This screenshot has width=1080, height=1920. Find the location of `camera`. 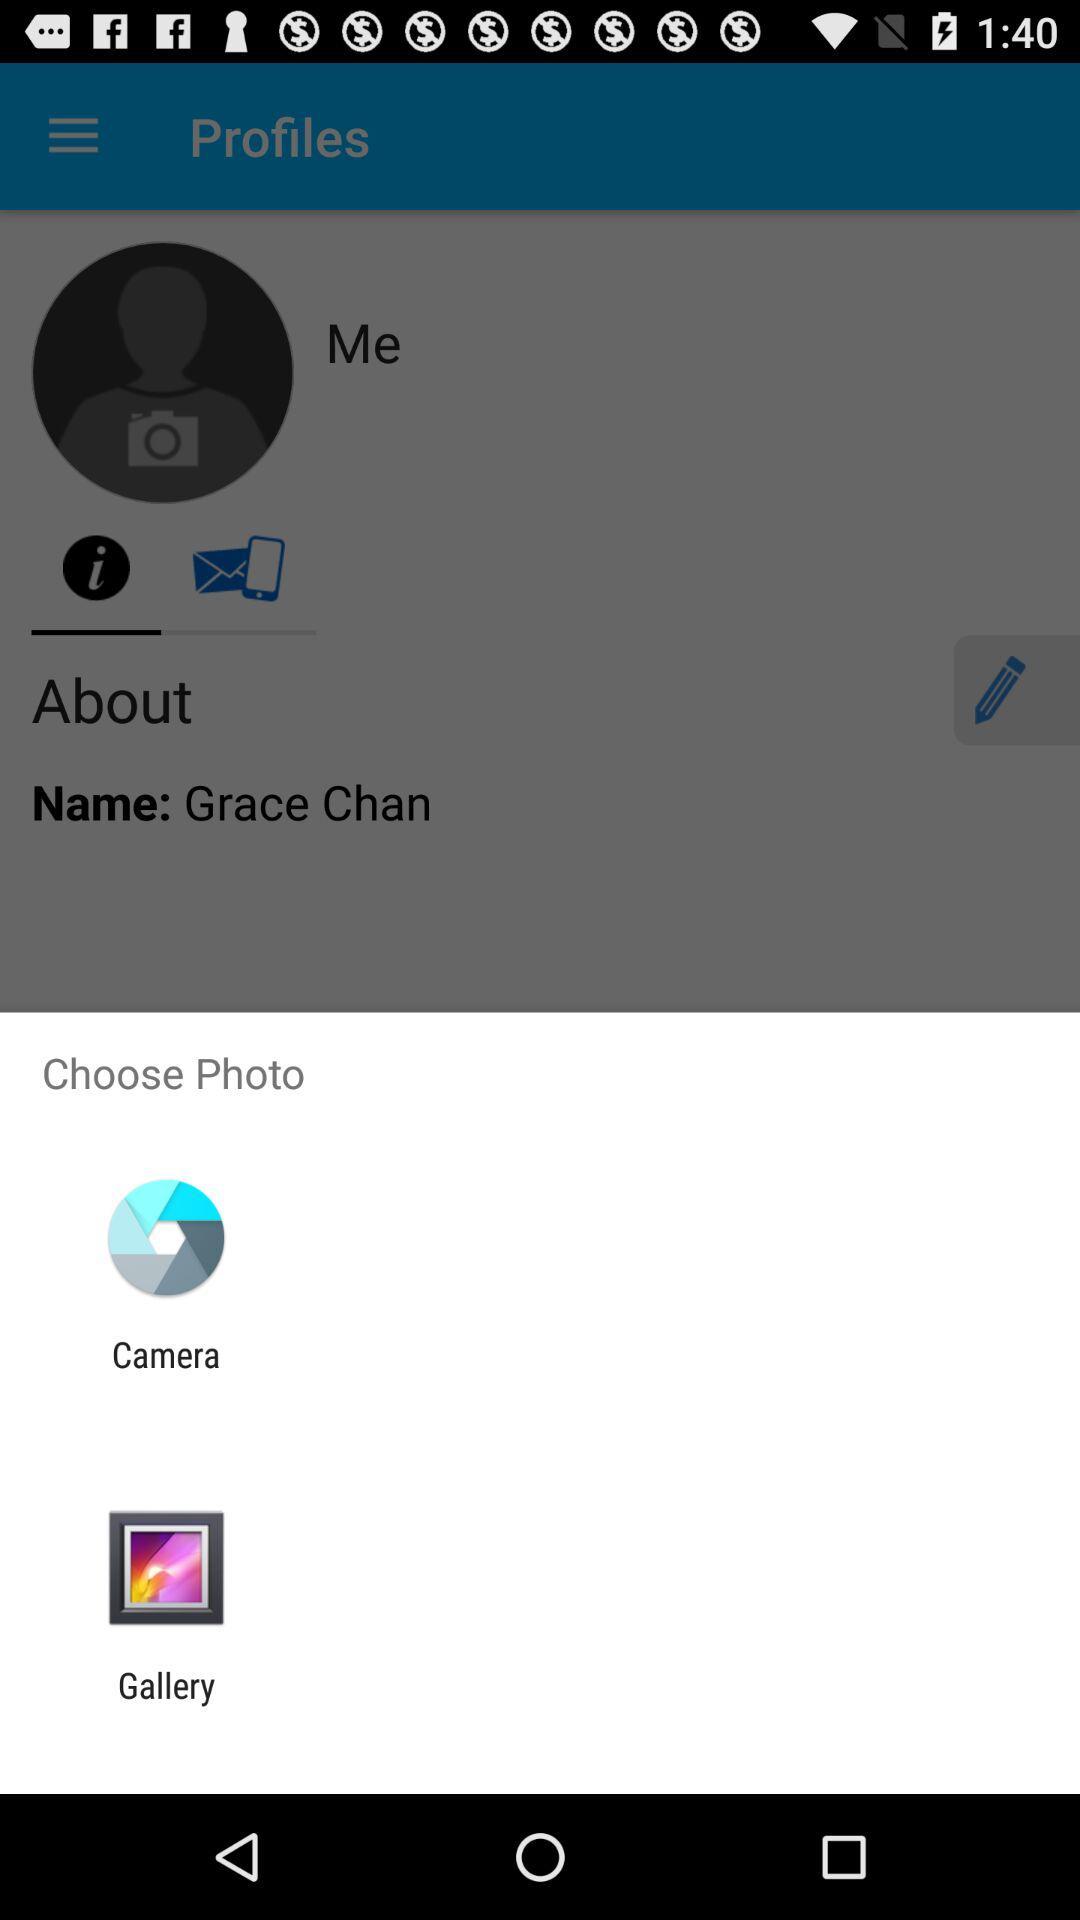

camera is located at coordinates (165, 1374).